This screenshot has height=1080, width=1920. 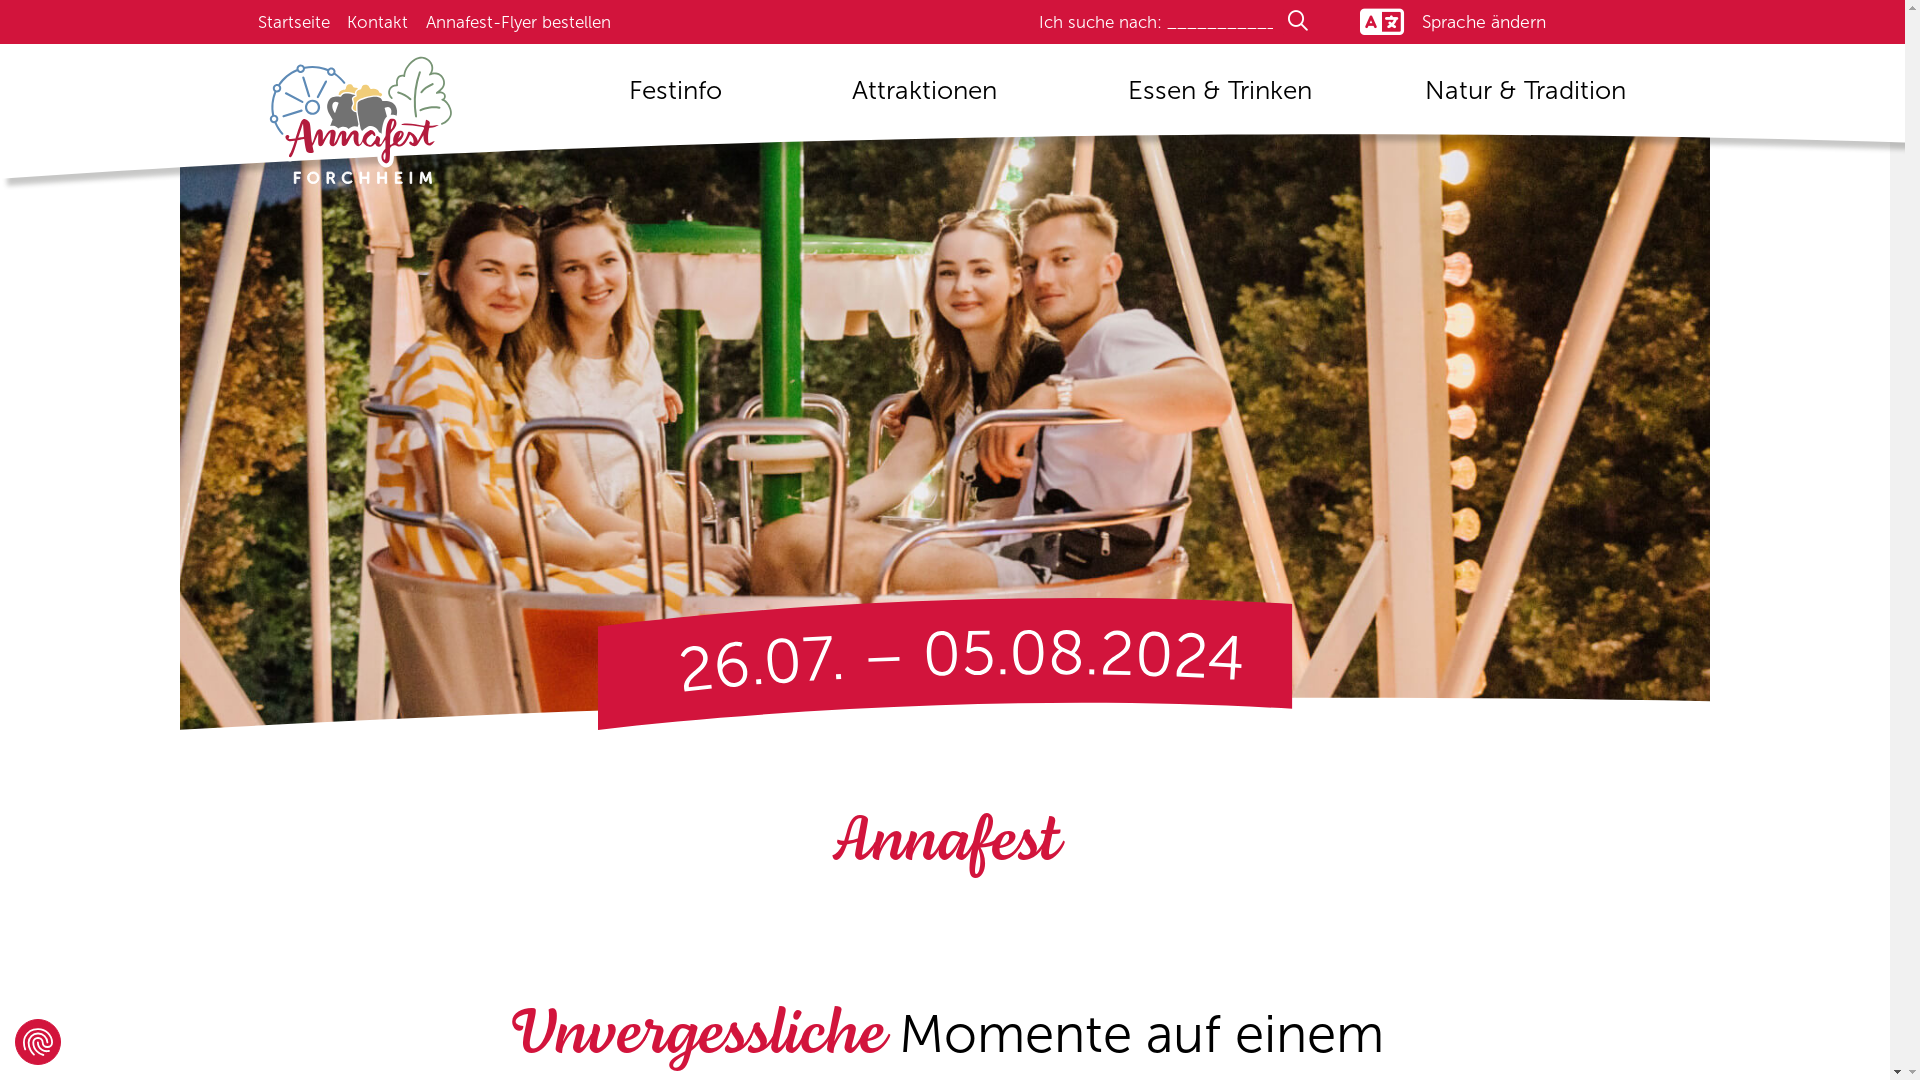 What do you see at coordinates (1524, 97) in the screenshot?
I see `'Natur & Tradition'` at bounding box center [1524, 97].